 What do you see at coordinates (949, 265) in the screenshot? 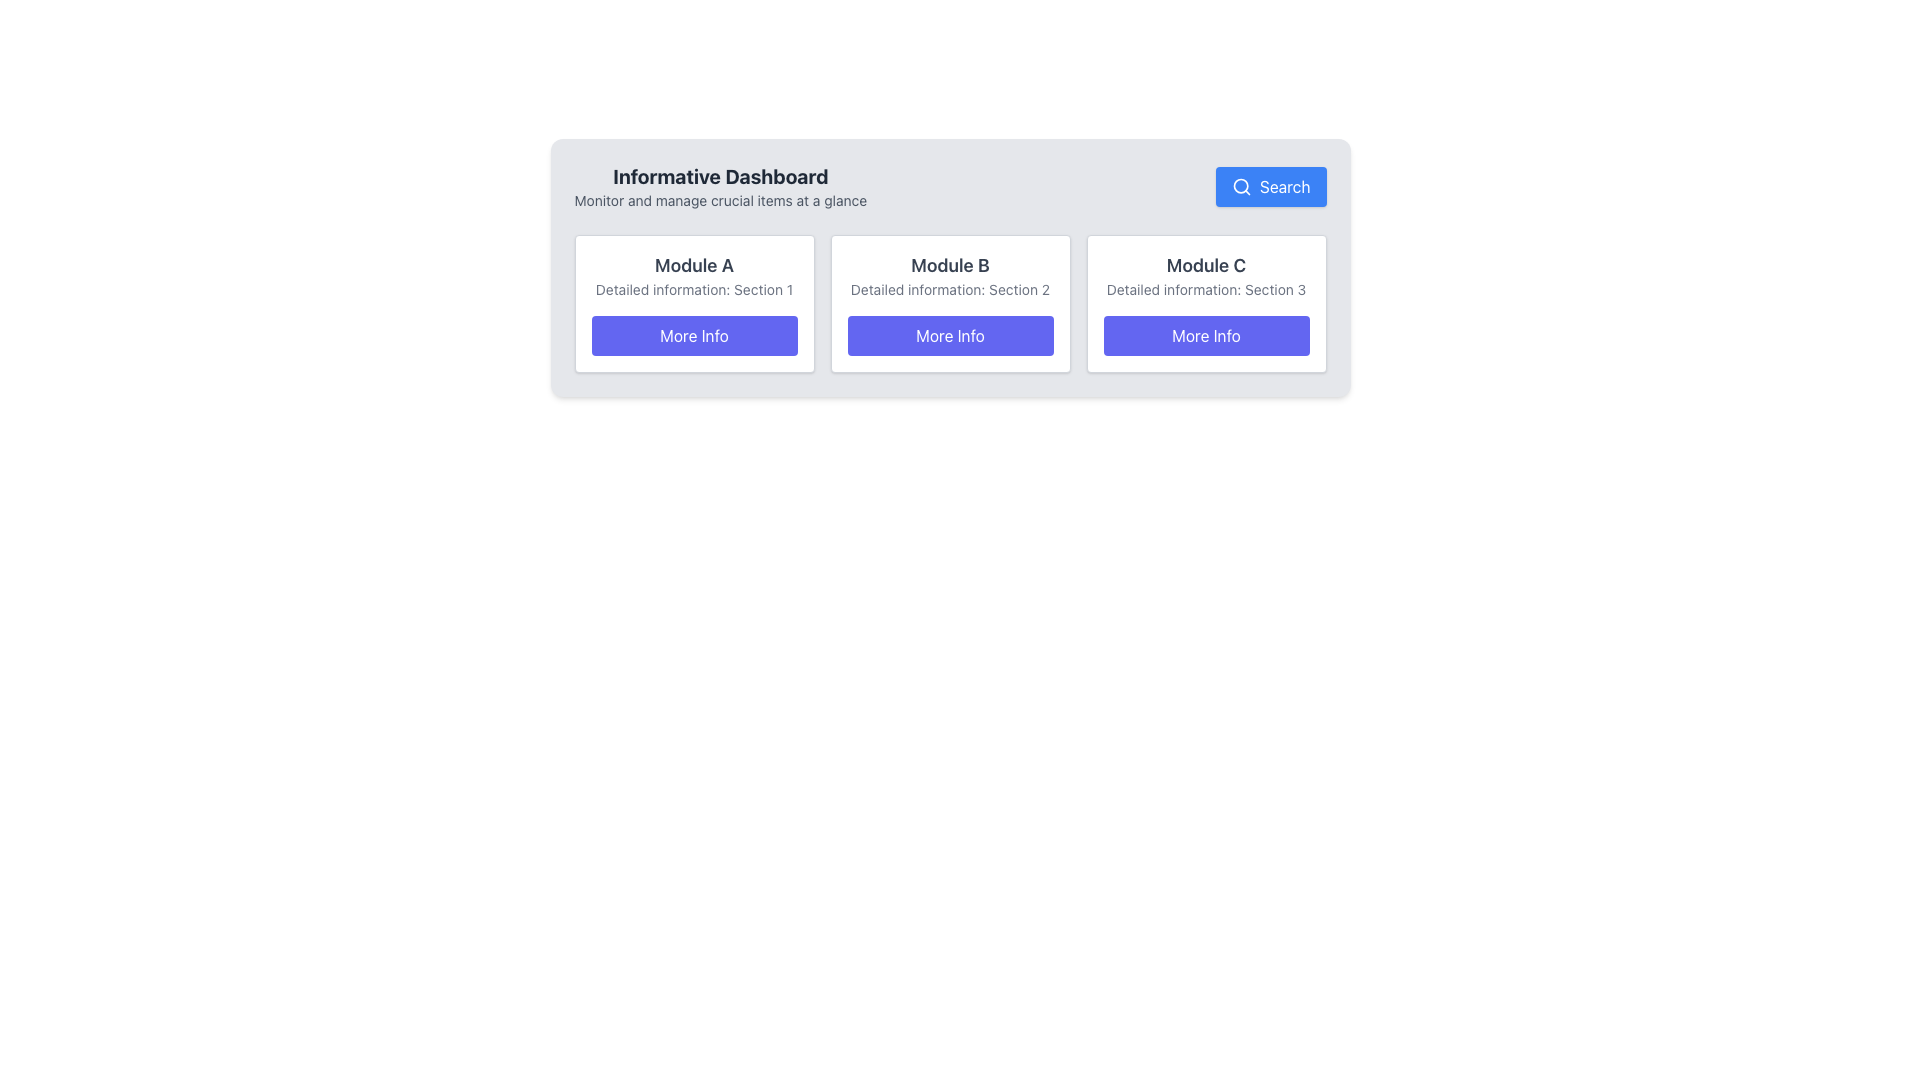
I see `the text label that serves as a title or label for the module within the grouped section` at bounding box center [949, 265].